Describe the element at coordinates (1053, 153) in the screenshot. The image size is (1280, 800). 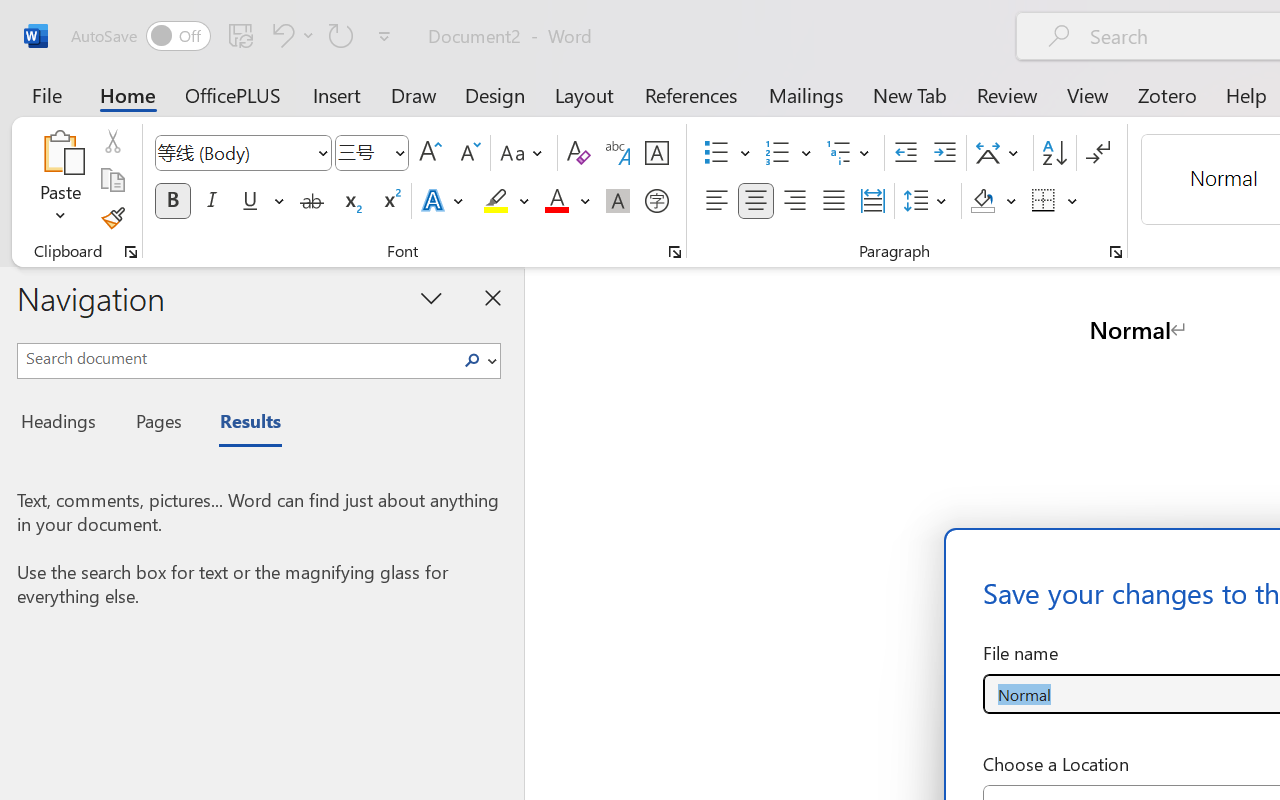
I see `'Sort...'` at that location.